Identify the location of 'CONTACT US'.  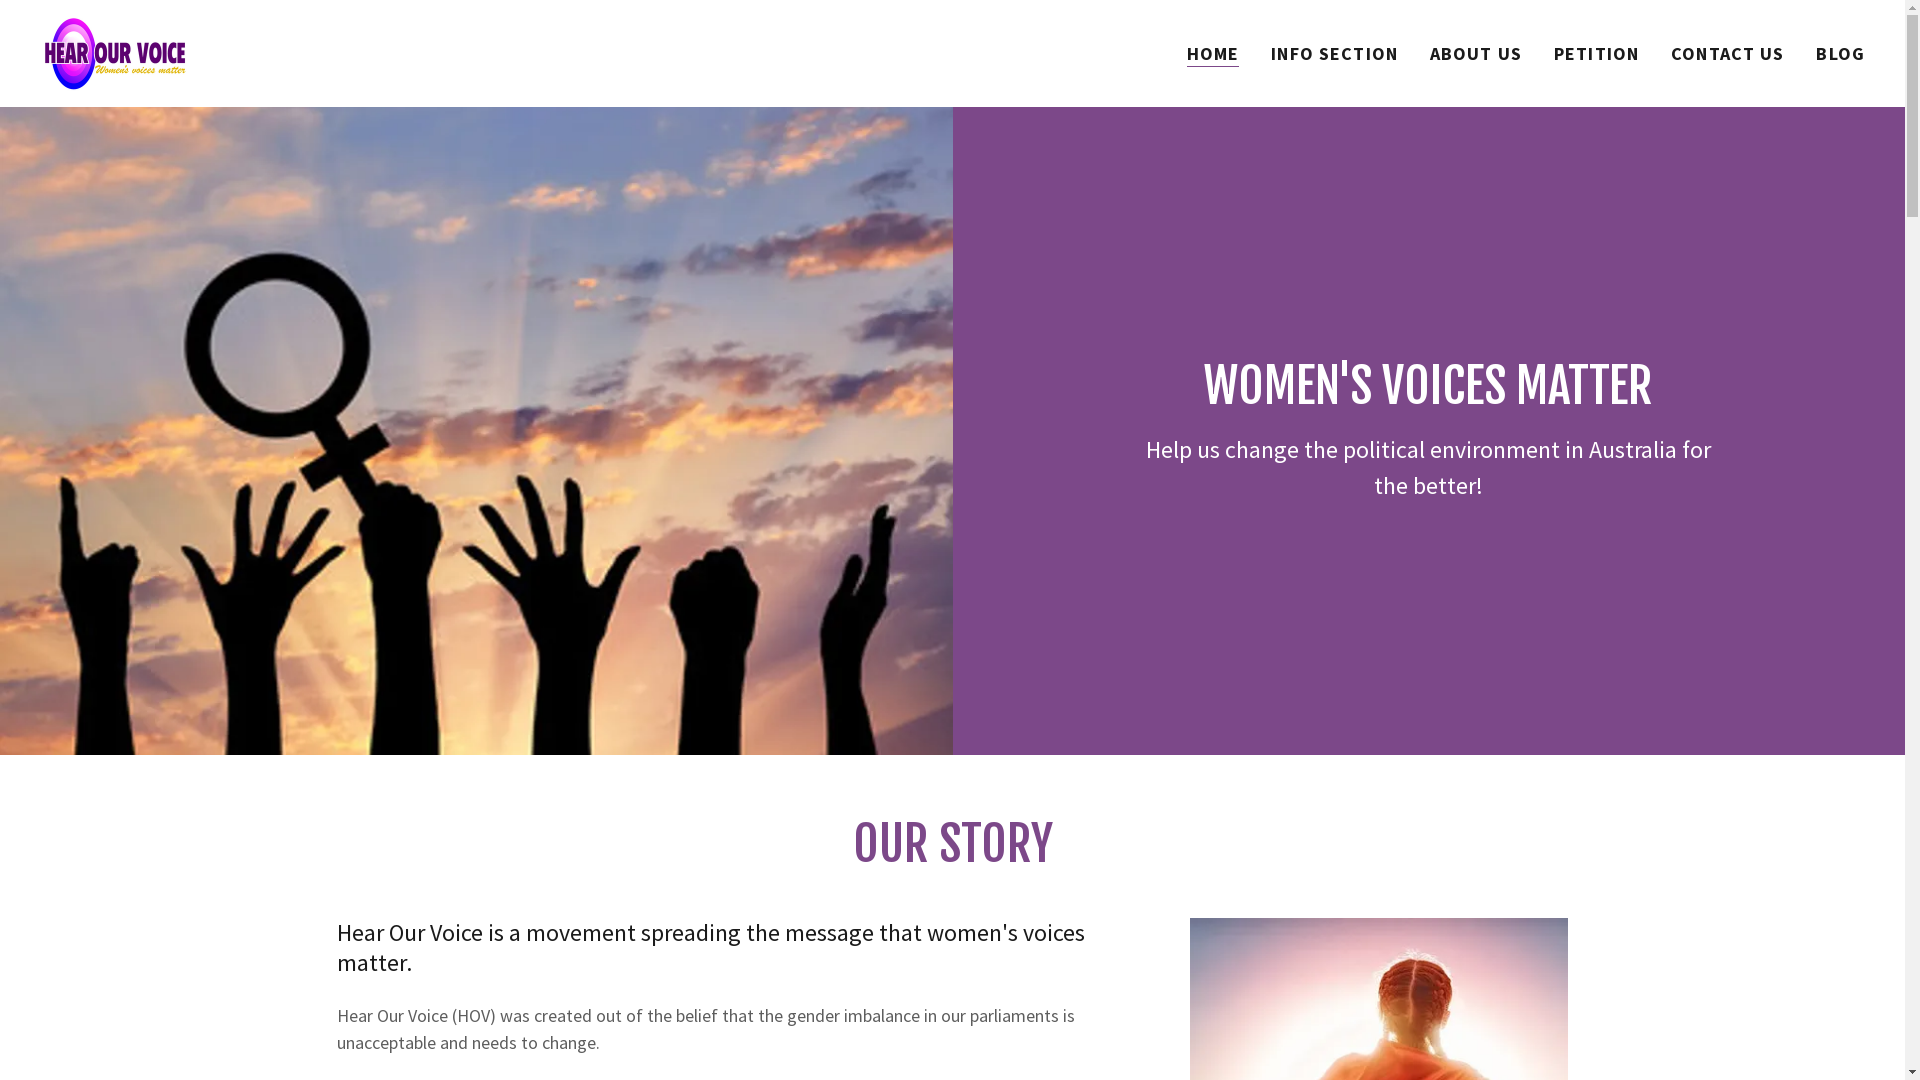
(1665, 53).